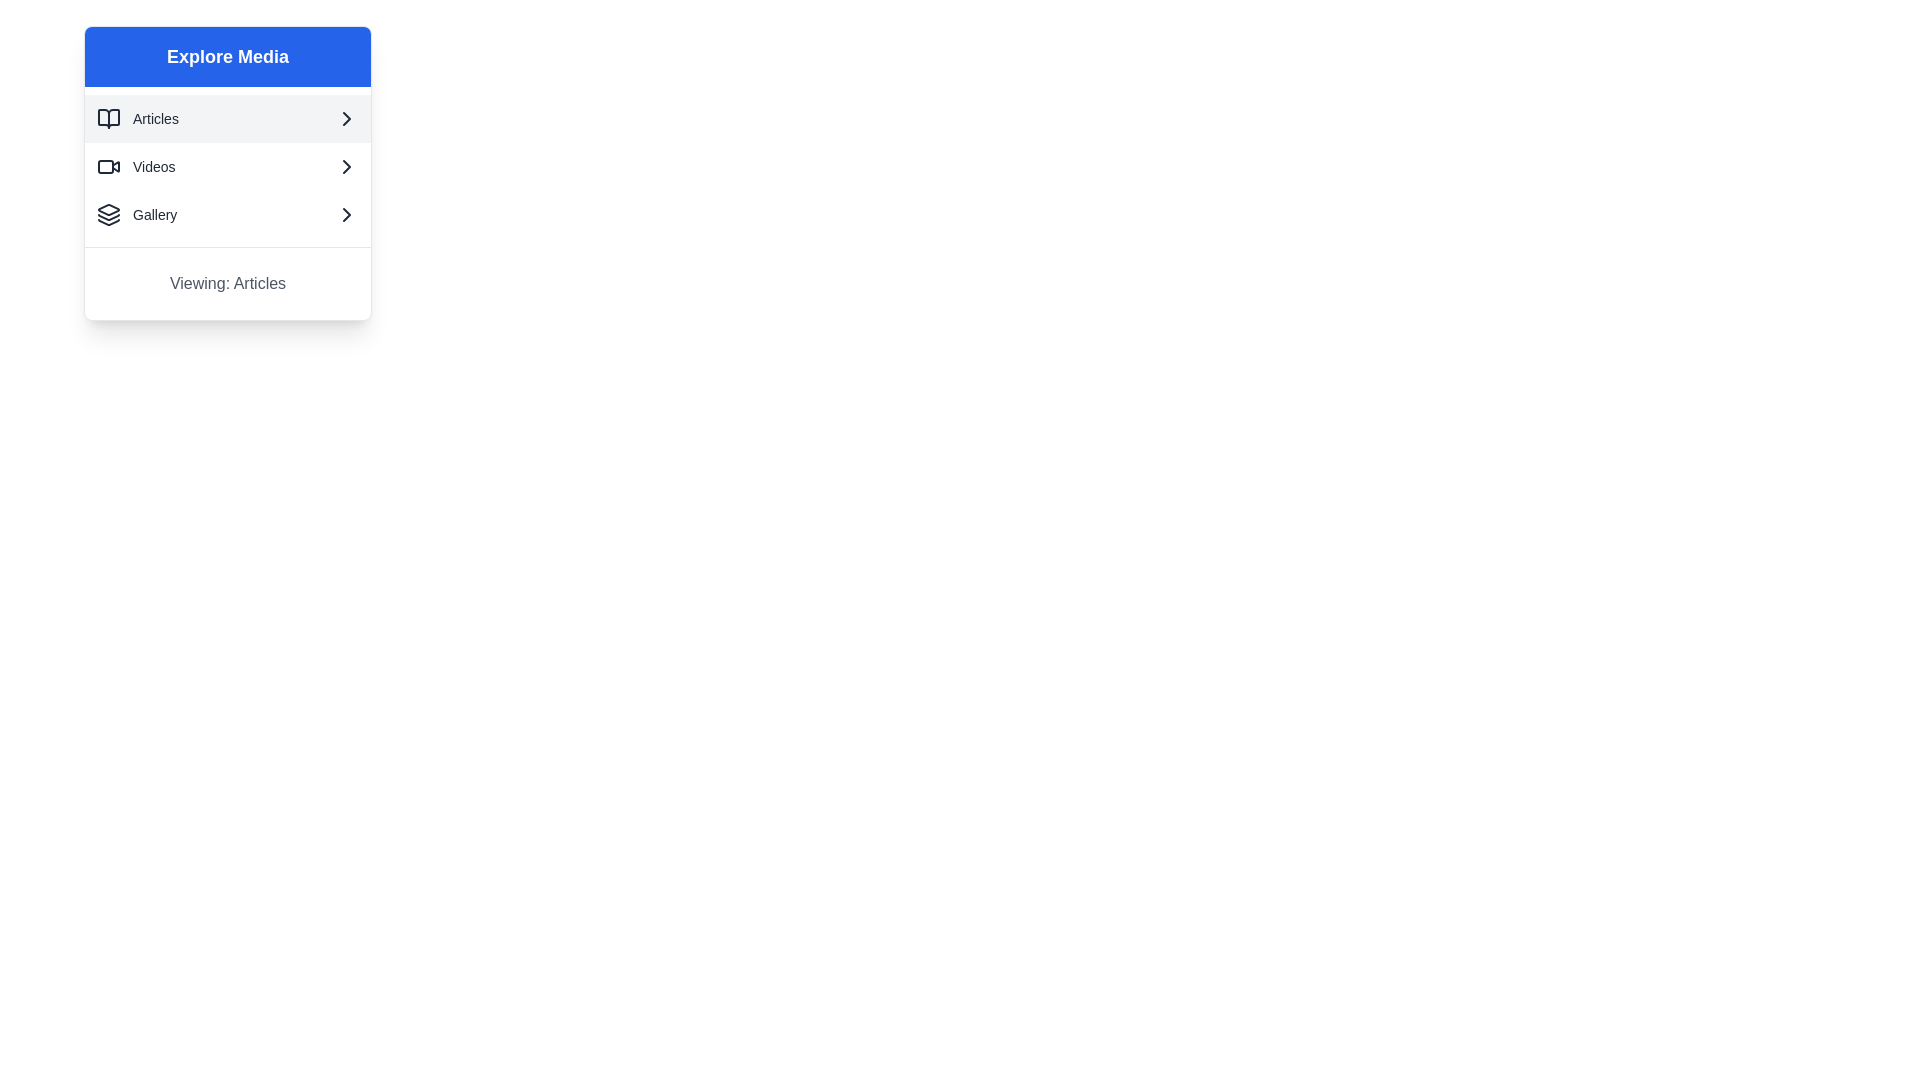 This screenshot has width=1920, height=1080. What do you see at coordinates (227, 284) in the screenshot?
I see `the text label that reads 'Viewing: Articles', which is styled in gray and located below the 'Gallery' option within the 'Explore Media' section` at bounding box center [227, 284].